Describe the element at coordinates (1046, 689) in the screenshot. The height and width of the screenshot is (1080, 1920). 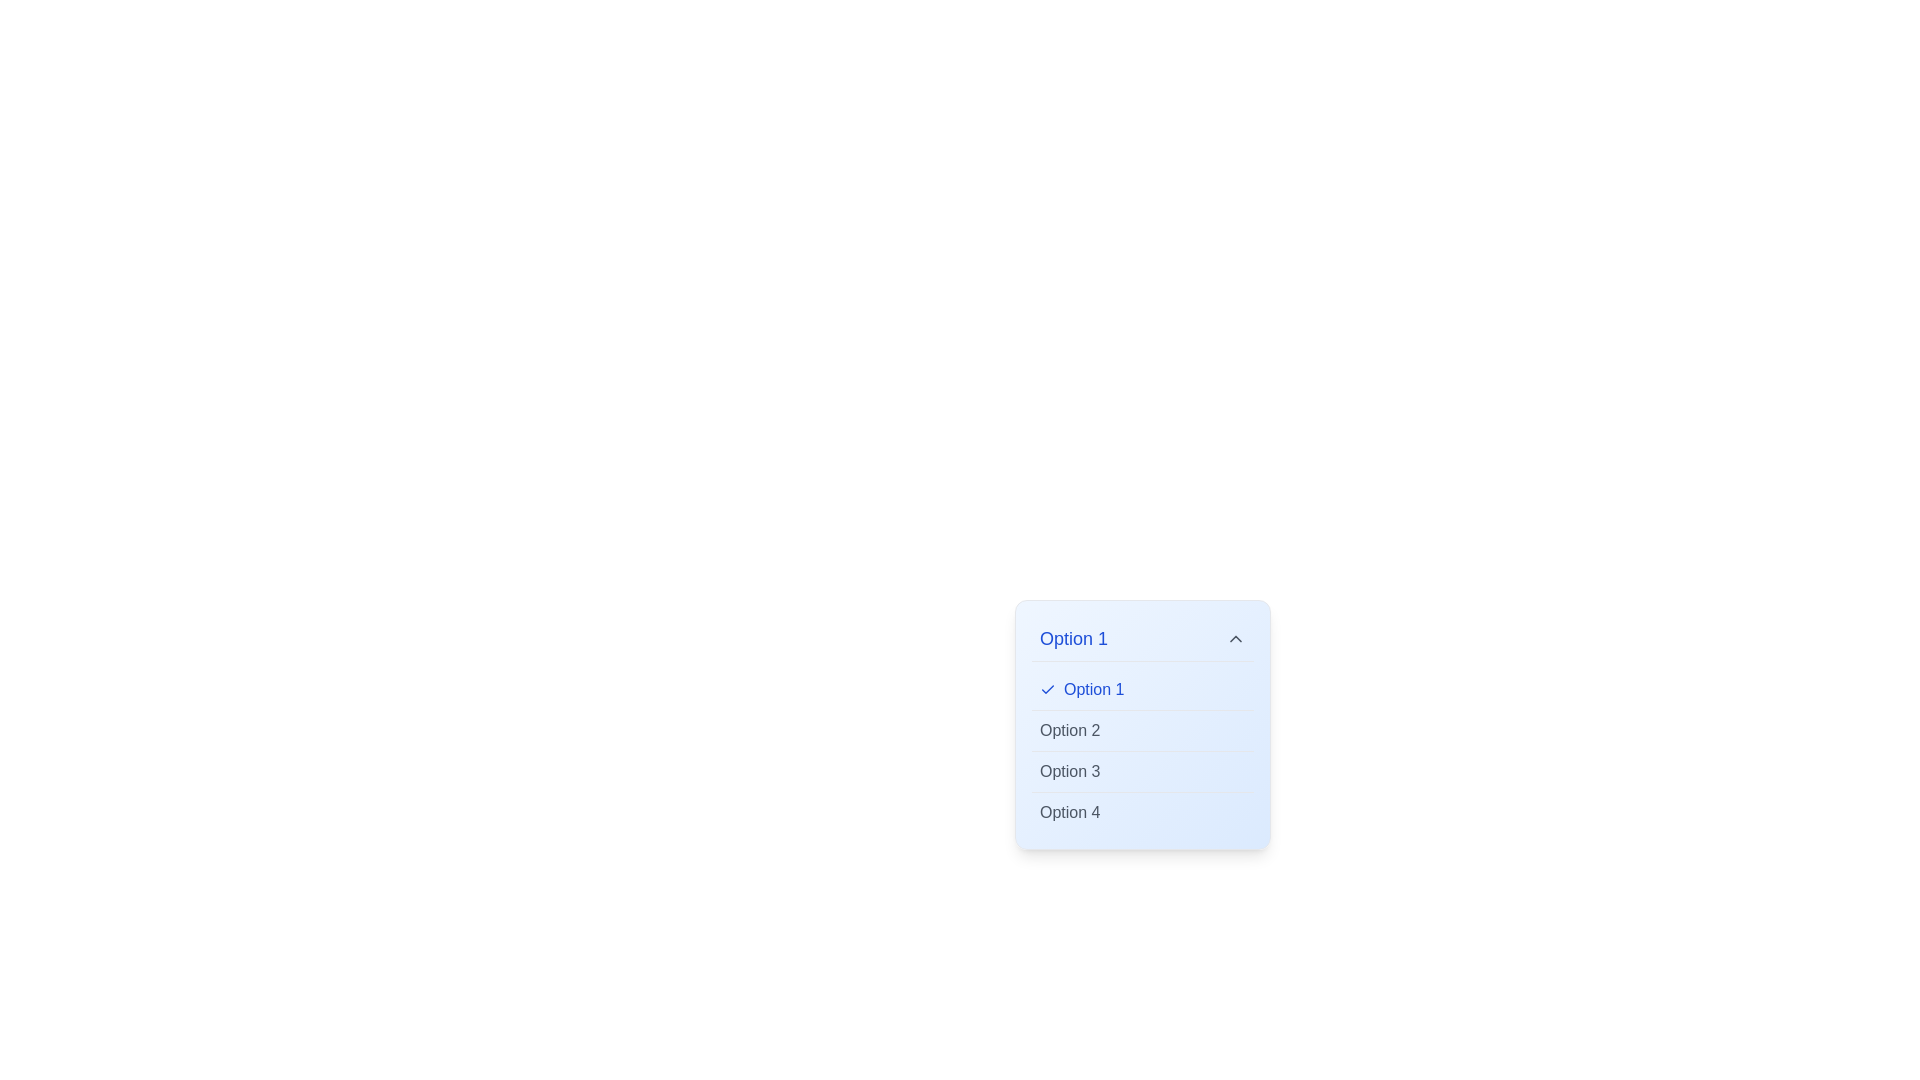
I see `the selection status icon representing 'Option 1', which is located to the left of the text 'Option 1' in the selection list` at that location.